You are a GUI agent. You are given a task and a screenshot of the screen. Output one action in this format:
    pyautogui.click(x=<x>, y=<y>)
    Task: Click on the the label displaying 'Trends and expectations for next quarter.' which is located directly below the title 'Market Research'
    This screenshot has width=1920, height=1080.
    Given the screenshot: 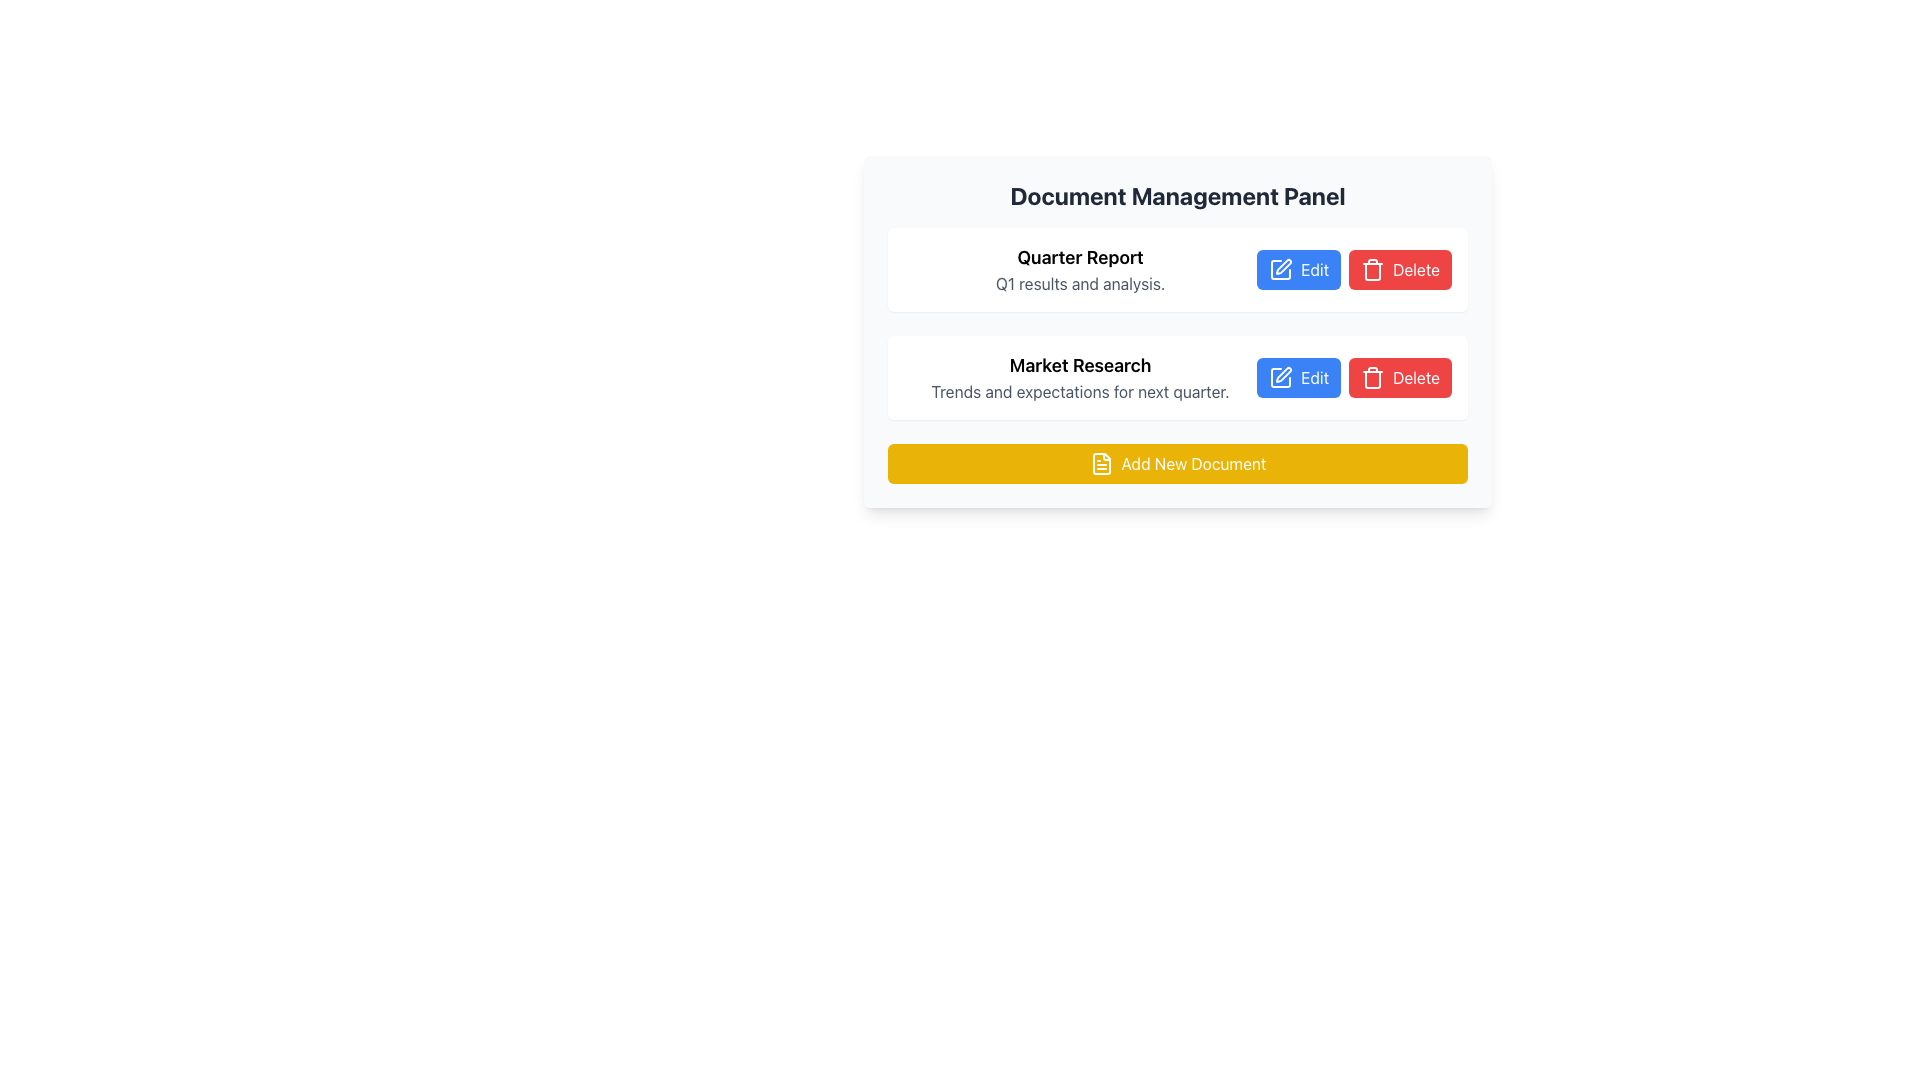 What is the action you would take?
    pyautogui.click(x=1079, y=392)
    